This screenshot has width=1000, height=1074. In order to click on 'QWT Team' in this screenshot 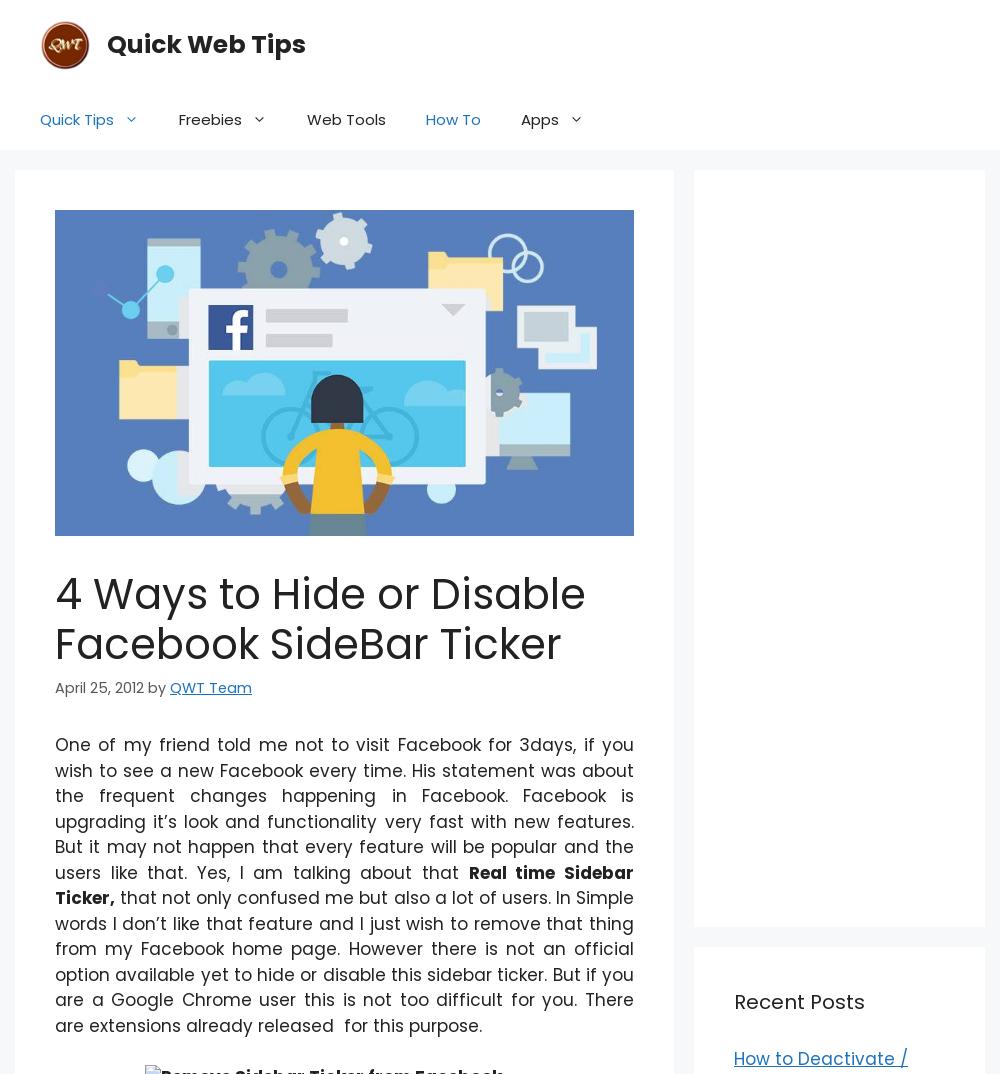, I will do `click(210, 686)`.